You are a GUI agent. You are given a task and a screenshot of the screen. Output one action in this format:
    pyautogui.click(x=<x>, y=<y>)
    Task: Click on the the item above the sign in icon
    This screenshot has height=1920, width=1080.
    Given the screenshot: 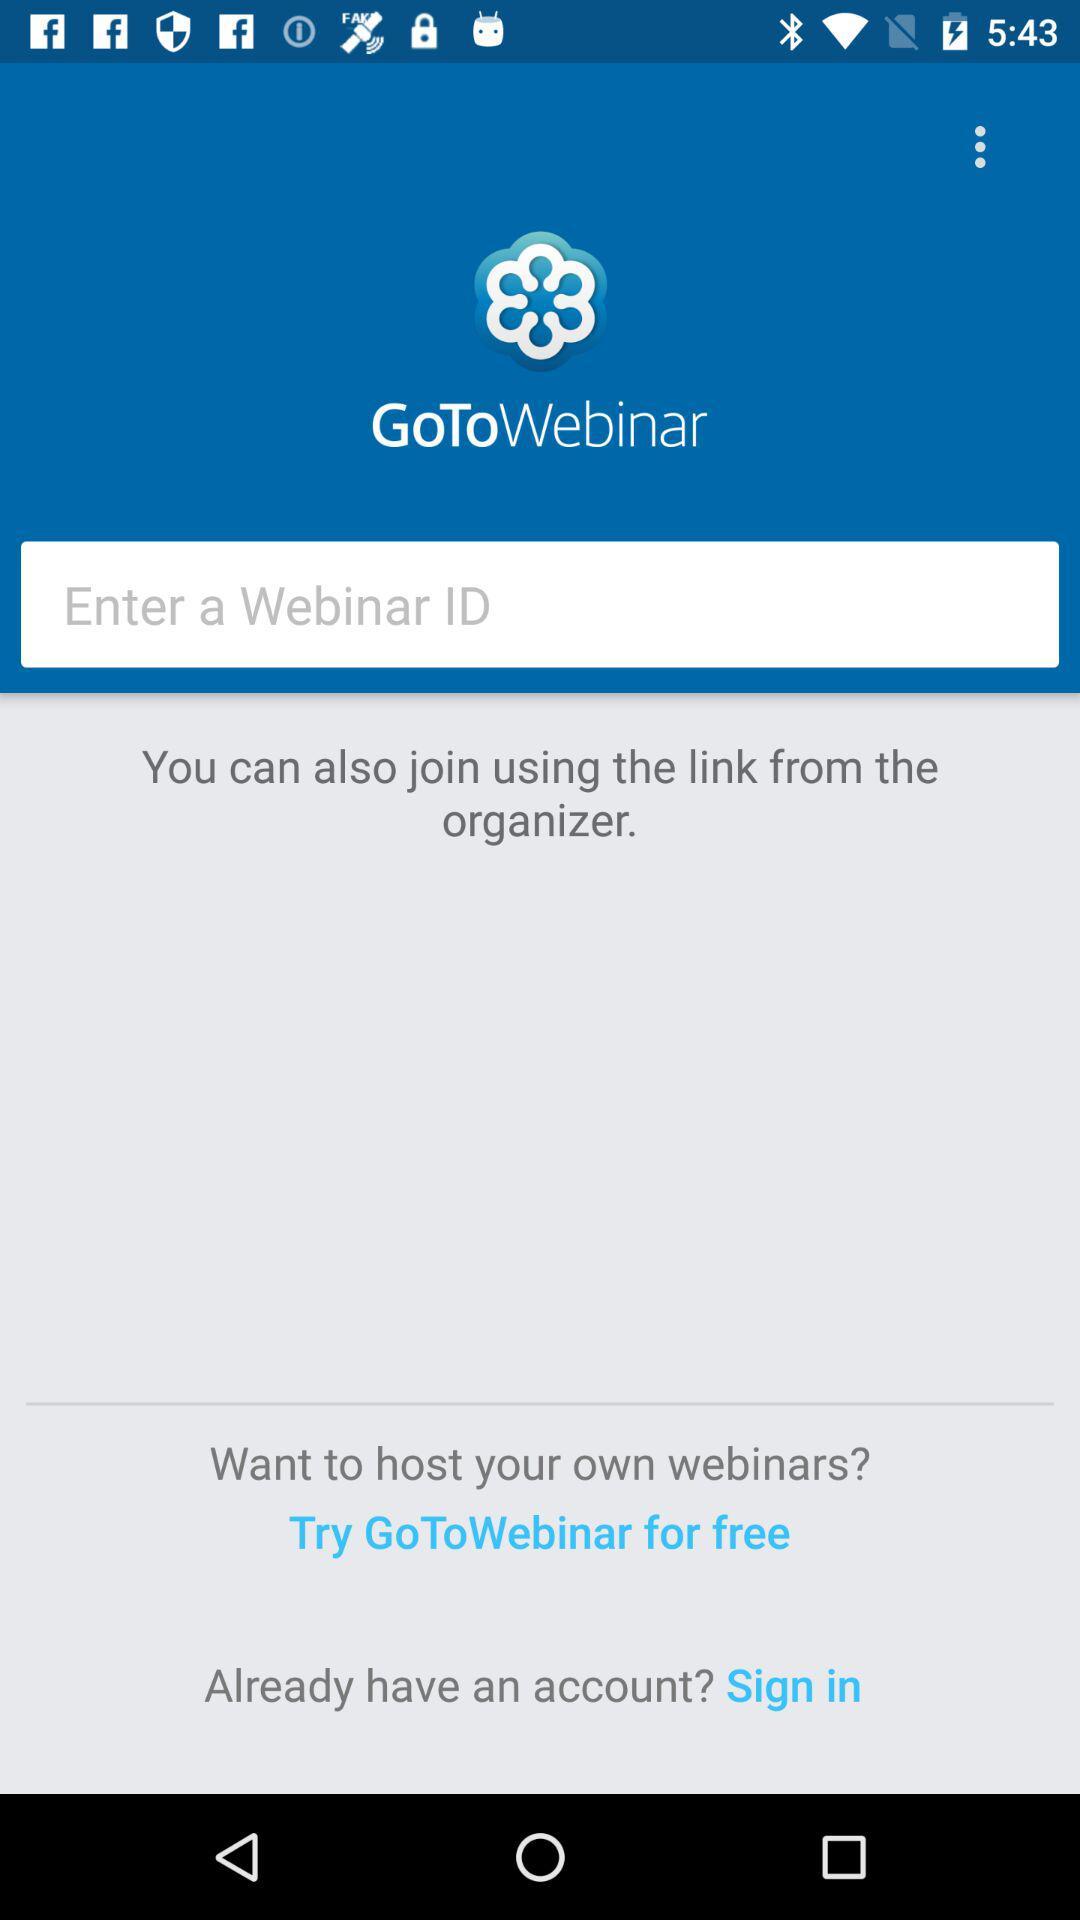 What is the action you would take?
    pyautogui.click(x=538, y=1530)
    